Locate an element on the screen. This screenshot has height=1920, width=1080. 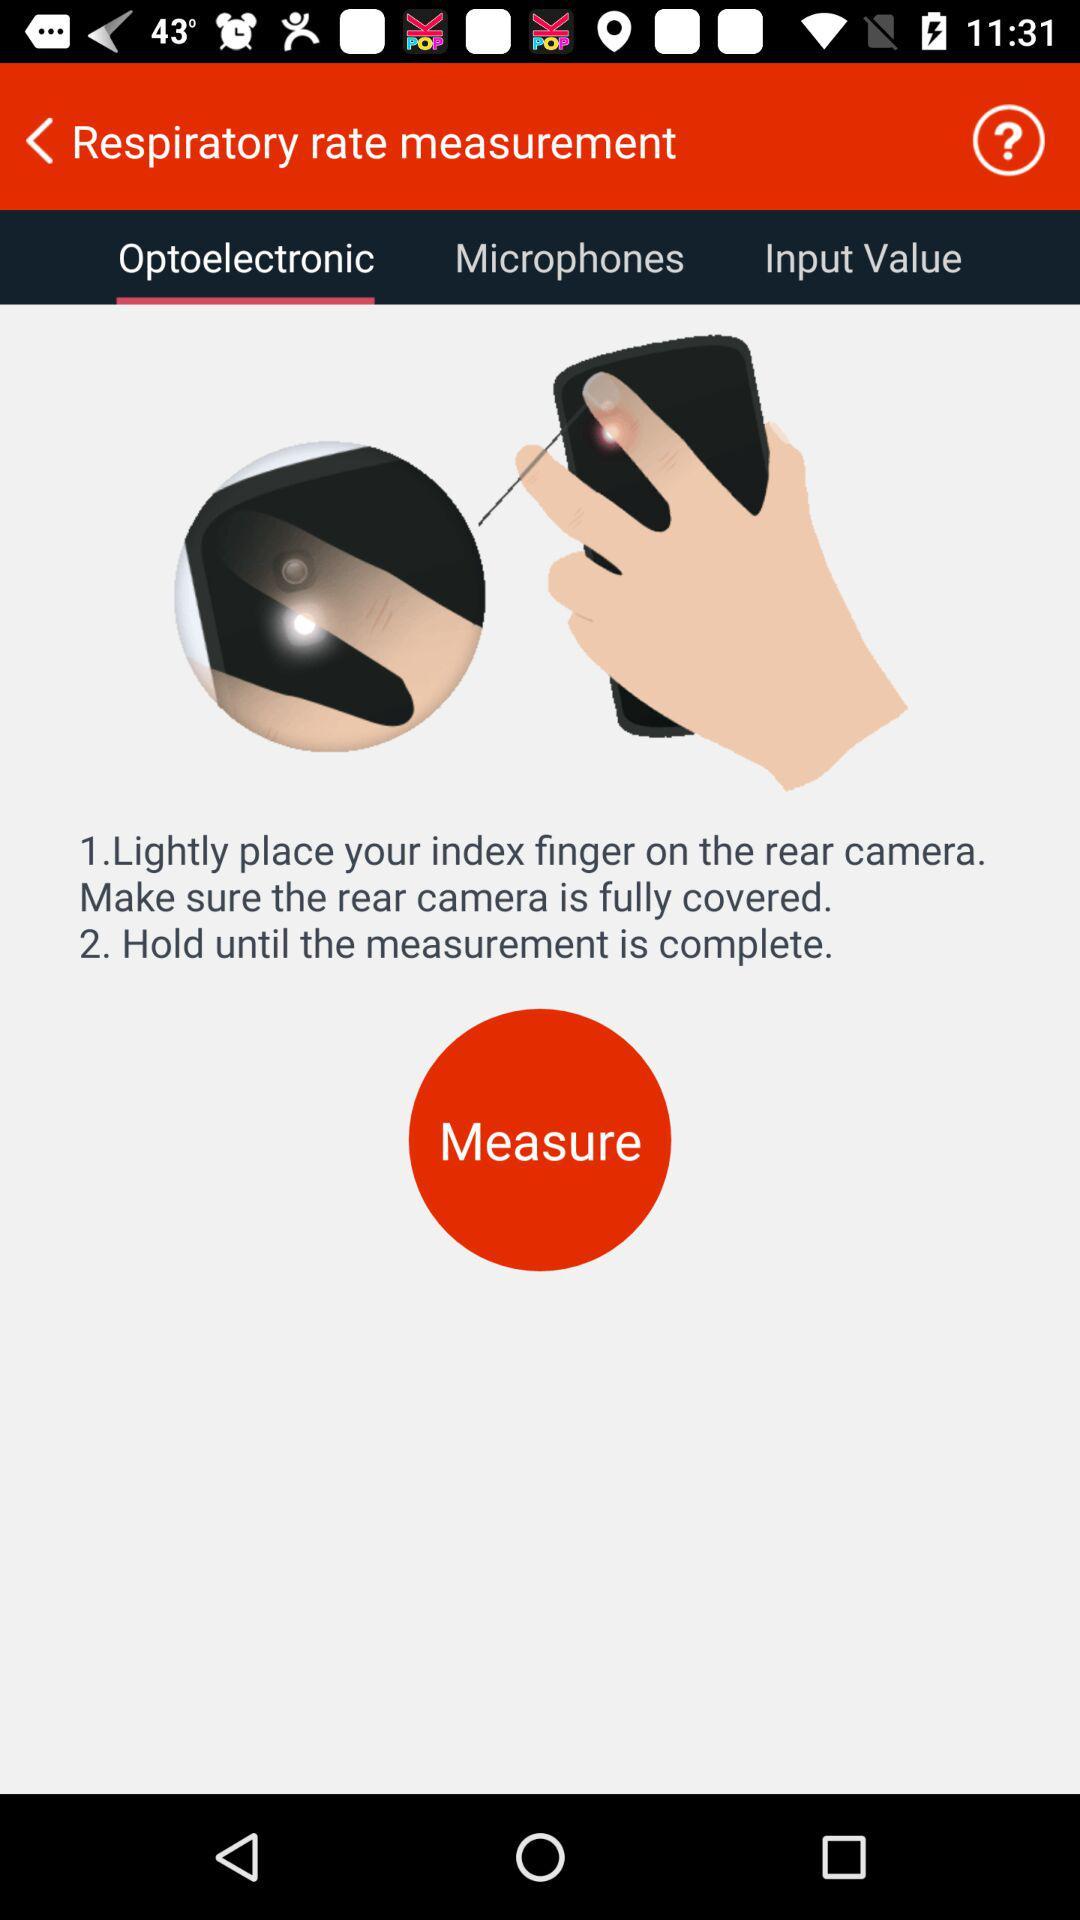
the icon to the right of the optoelectronic is located at coordinates (569, 256).